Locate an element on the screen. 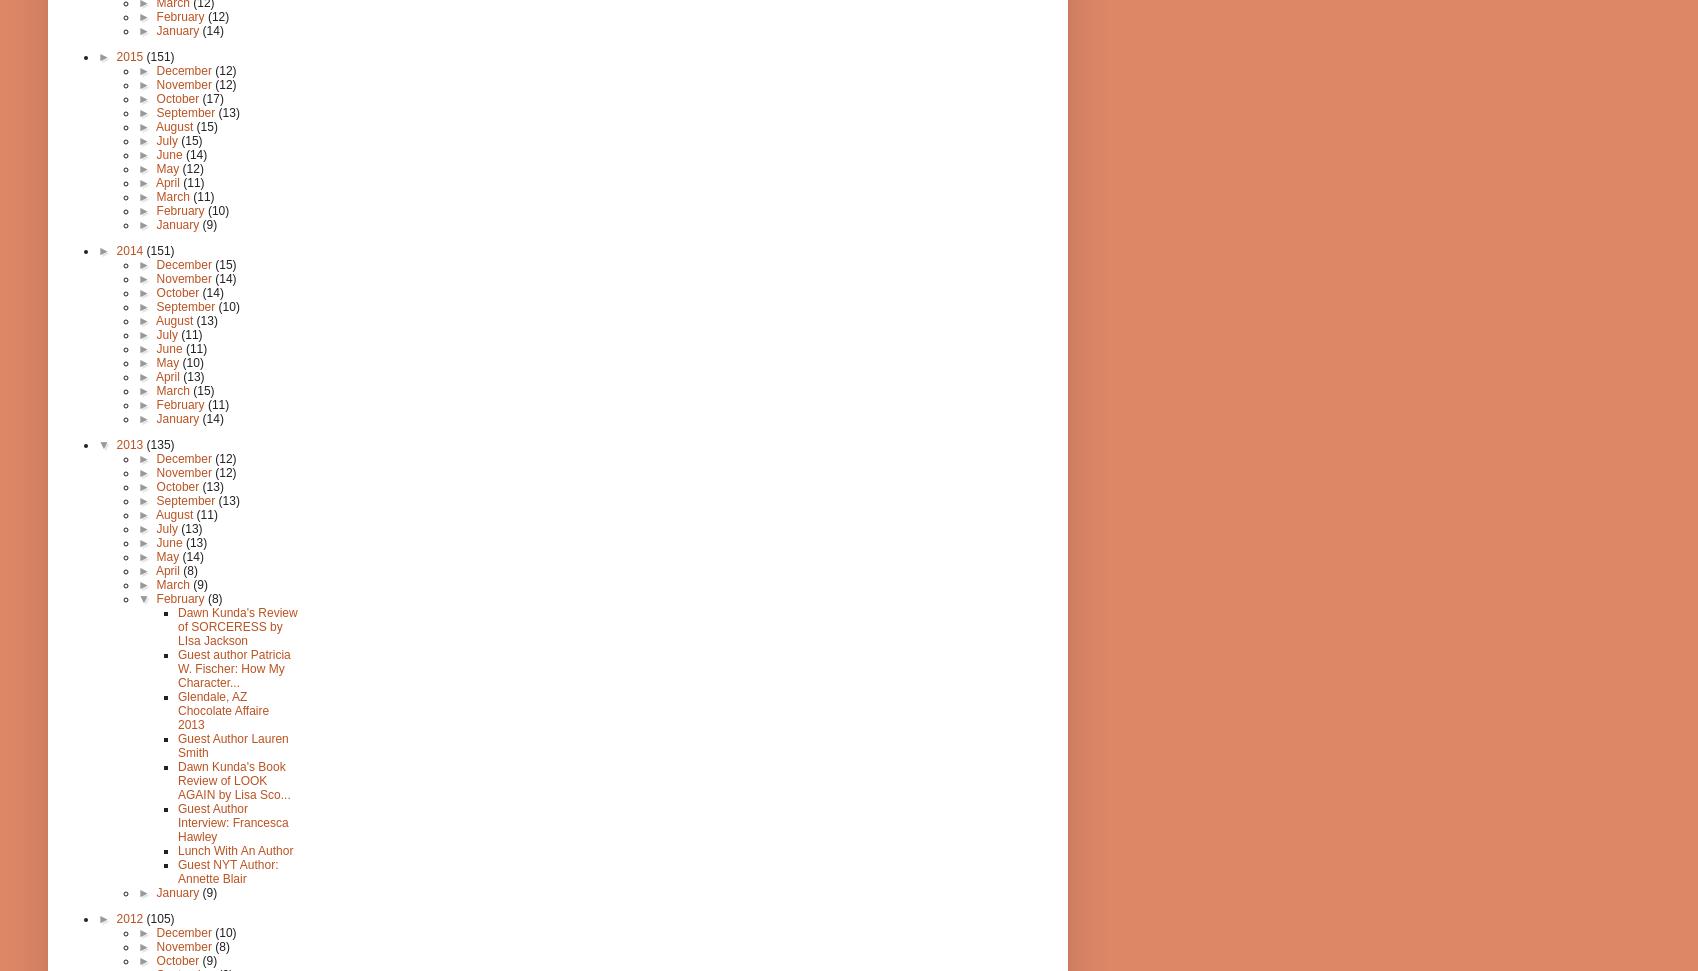 This screenshot has width=1698, height=971. 'Guest author Patricia W. Fischer: How My Character...' is located at coordinates (233, 669).